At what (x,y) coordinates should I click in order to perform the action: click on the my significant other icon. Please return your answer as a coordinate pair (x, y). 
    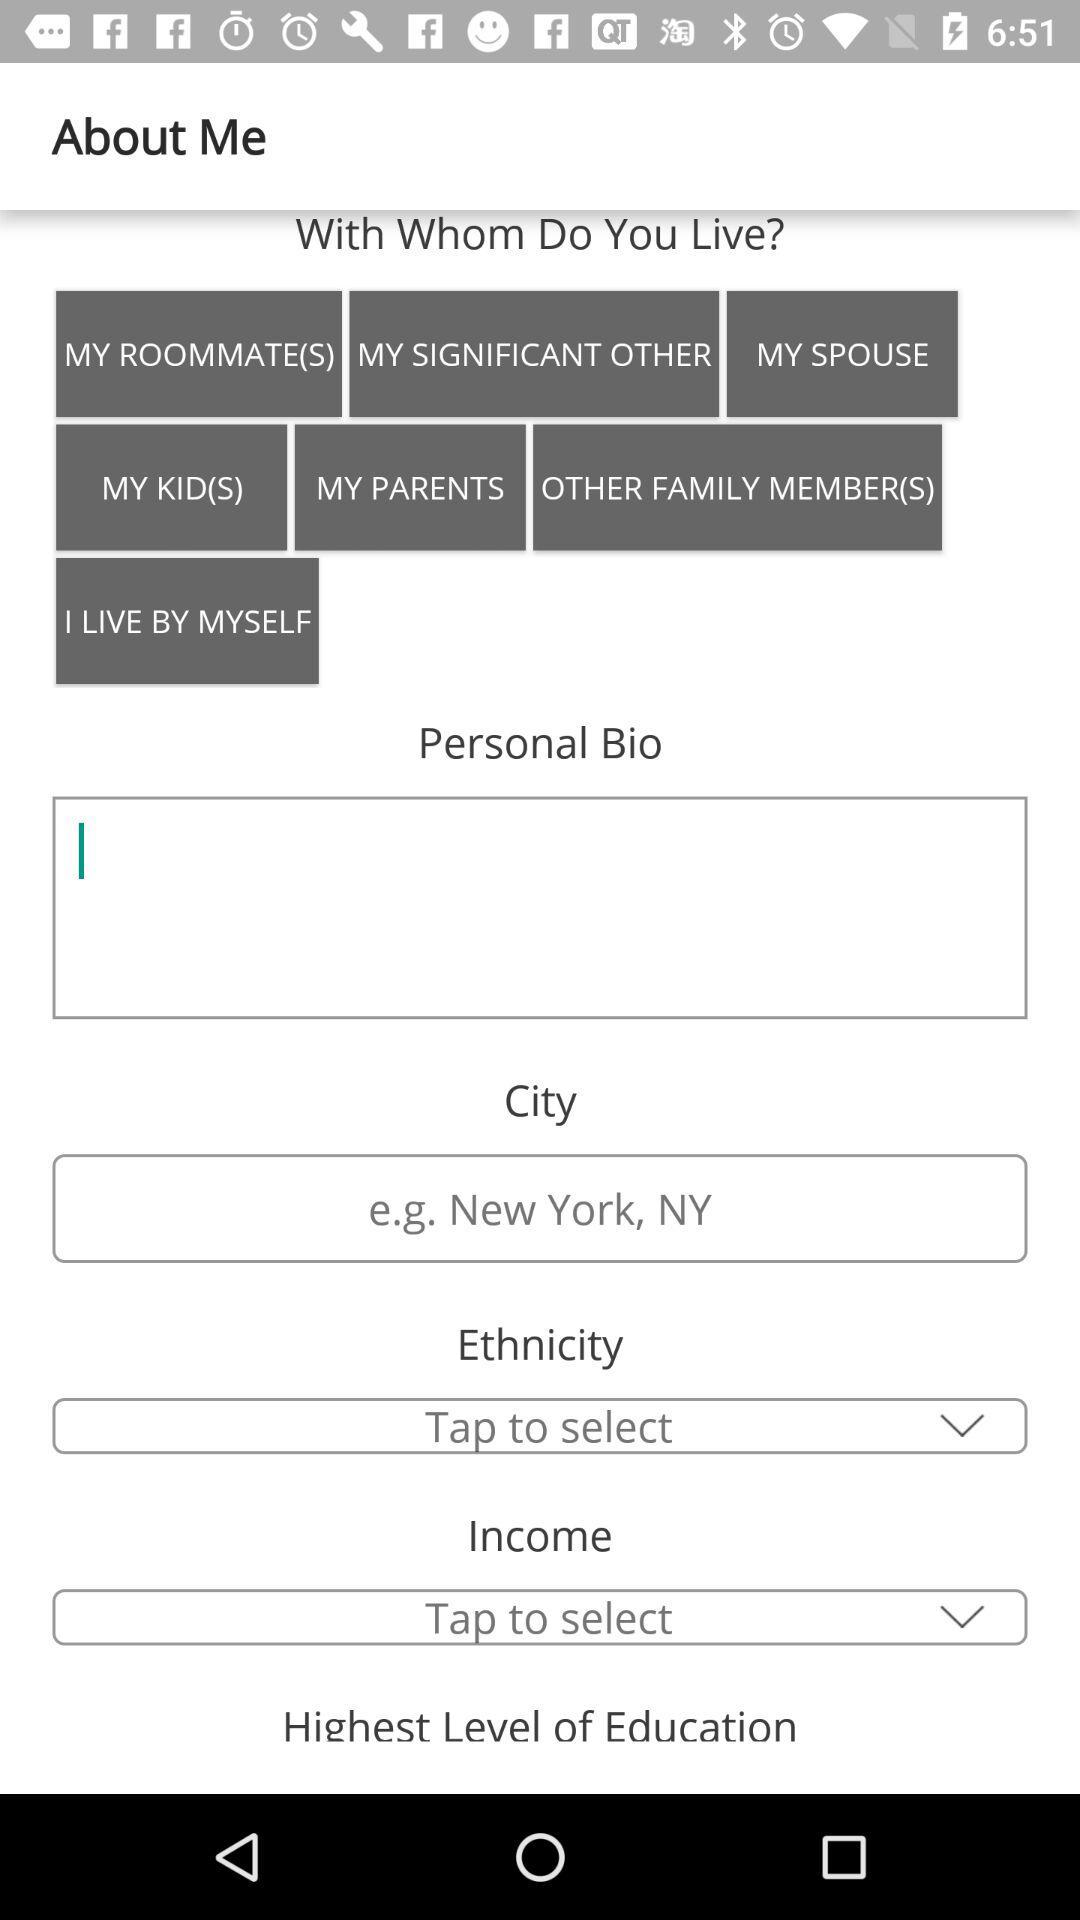
    Looking at the image, I should click on (533, 354).